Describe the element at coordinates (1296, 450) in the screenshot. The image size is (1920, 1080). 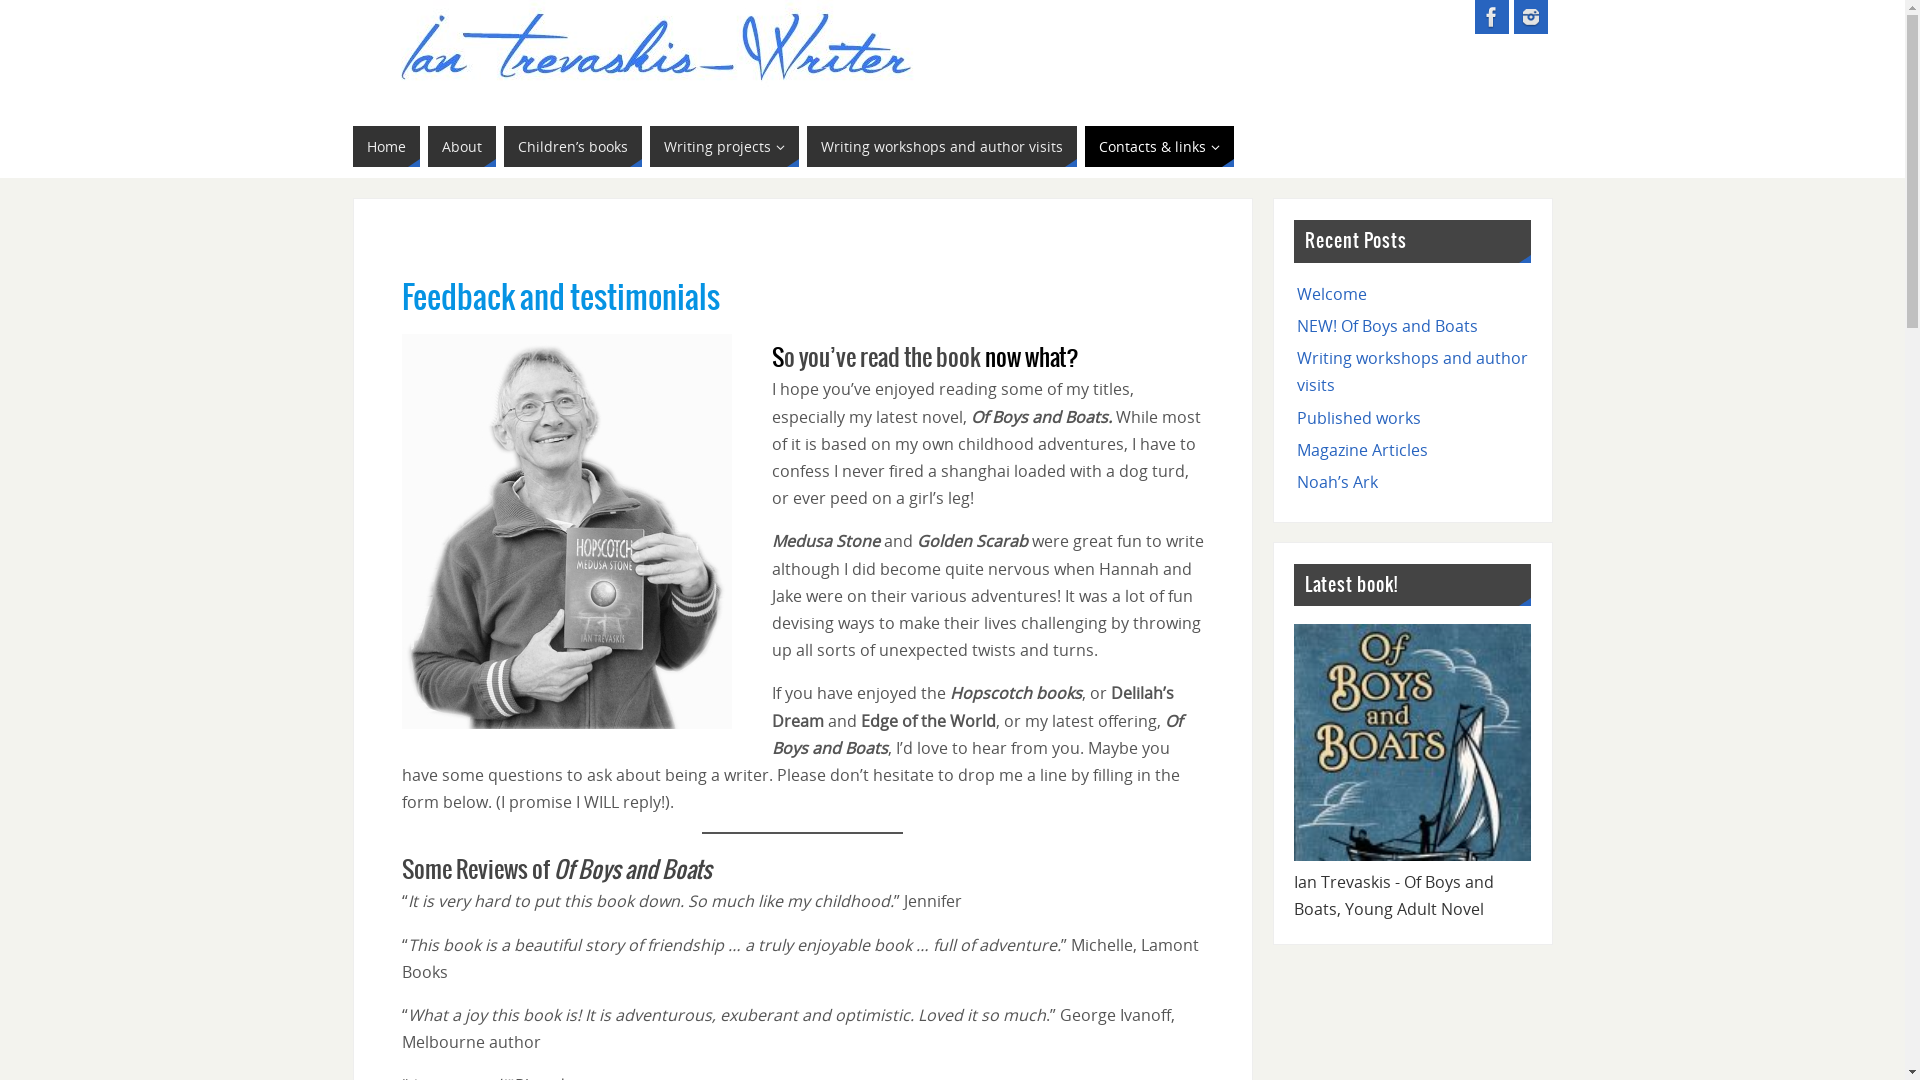
I see `'Magazine Articles'` at that location.